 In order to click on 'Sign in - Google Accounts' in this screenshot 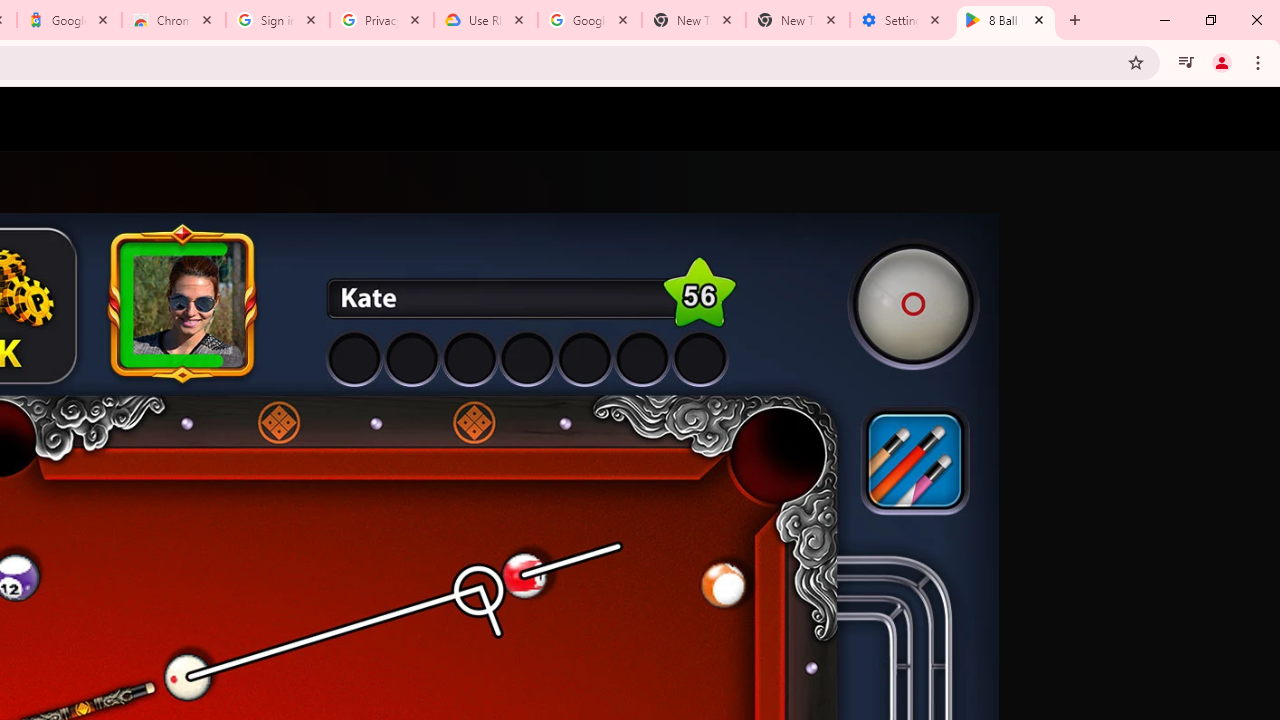, I will do `click(277, 20)`.